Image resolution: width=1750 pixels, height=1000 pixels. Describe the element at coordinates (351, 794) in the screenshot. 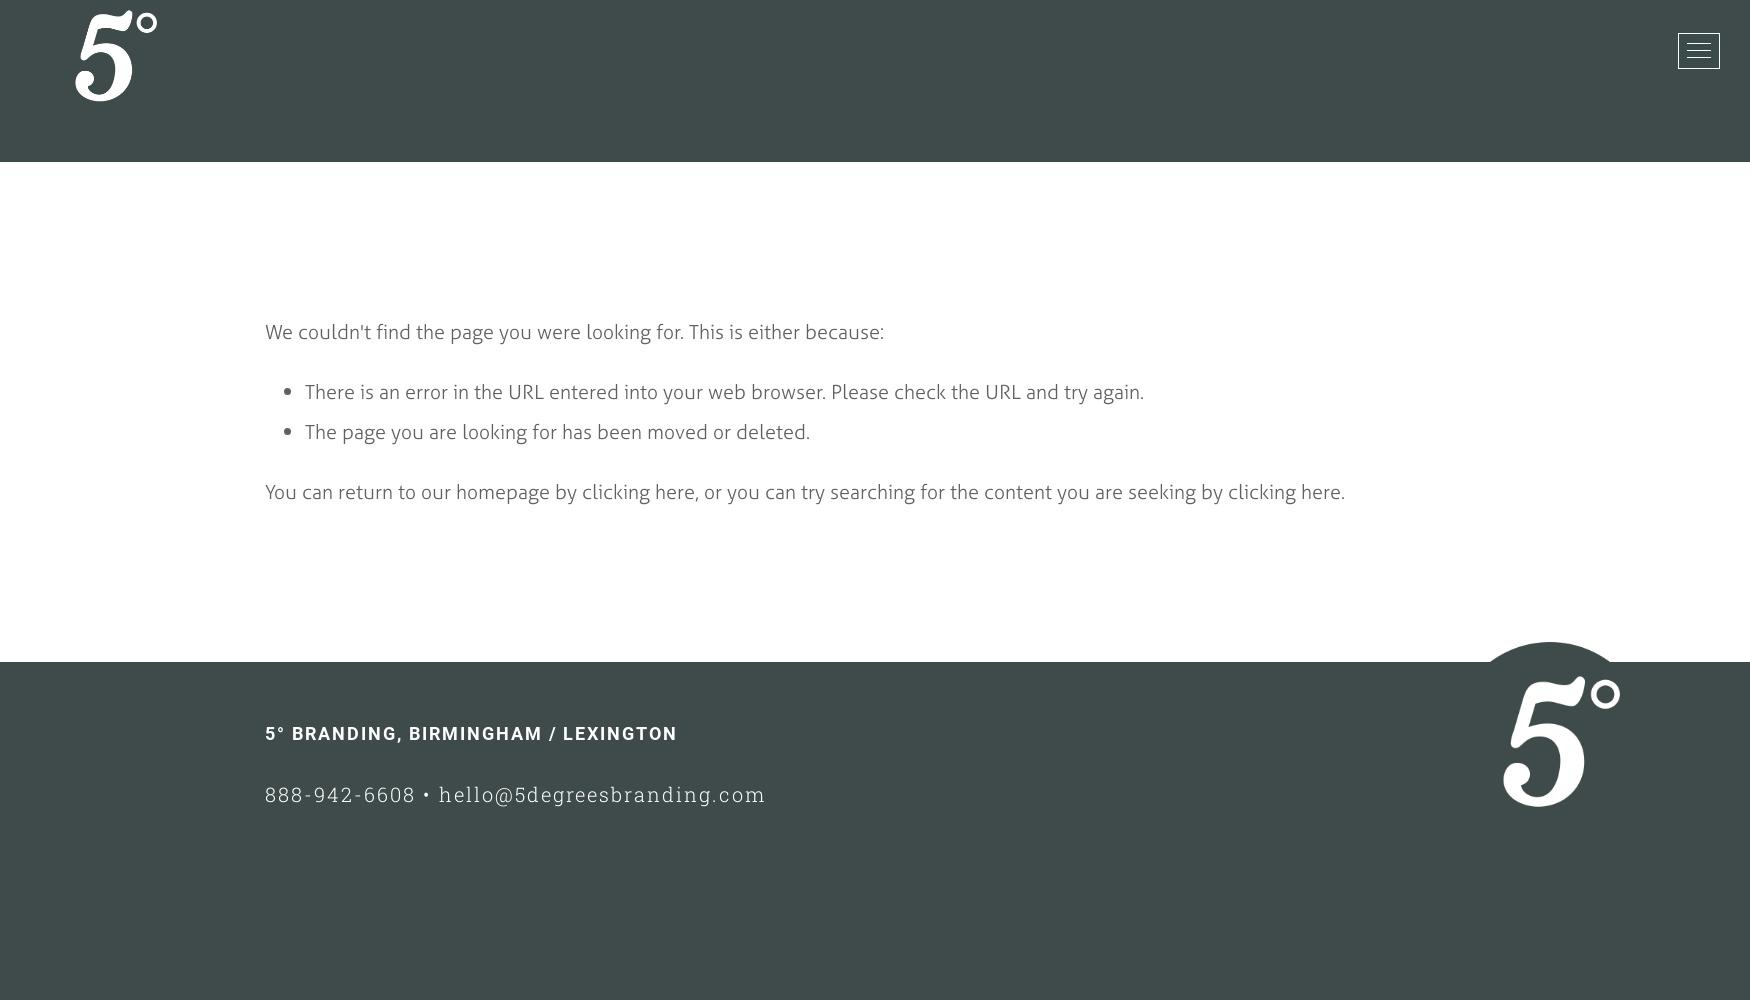

I see `'888-942-6608 •'` at that location.